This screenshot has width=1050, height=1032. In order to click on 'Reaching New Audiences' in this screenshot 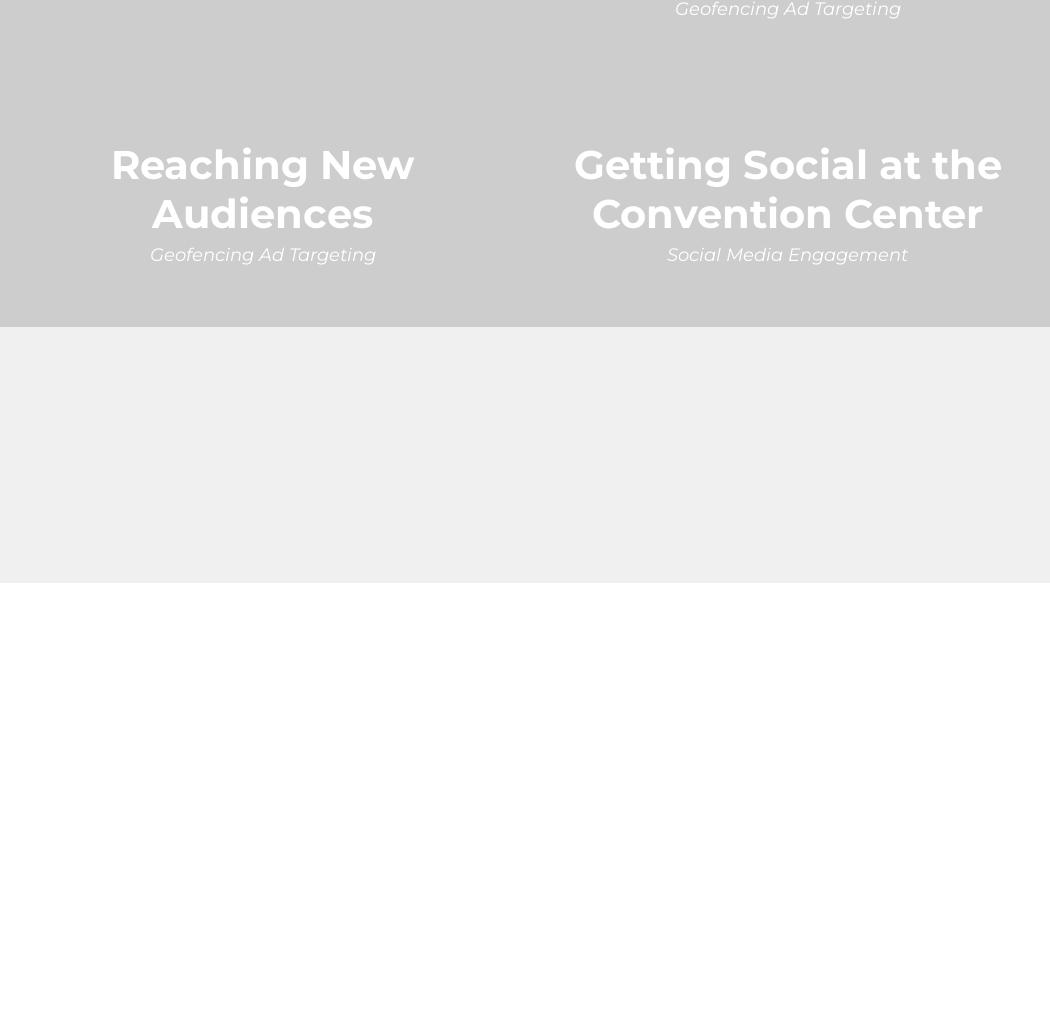, I will do `click(262, 187)`.